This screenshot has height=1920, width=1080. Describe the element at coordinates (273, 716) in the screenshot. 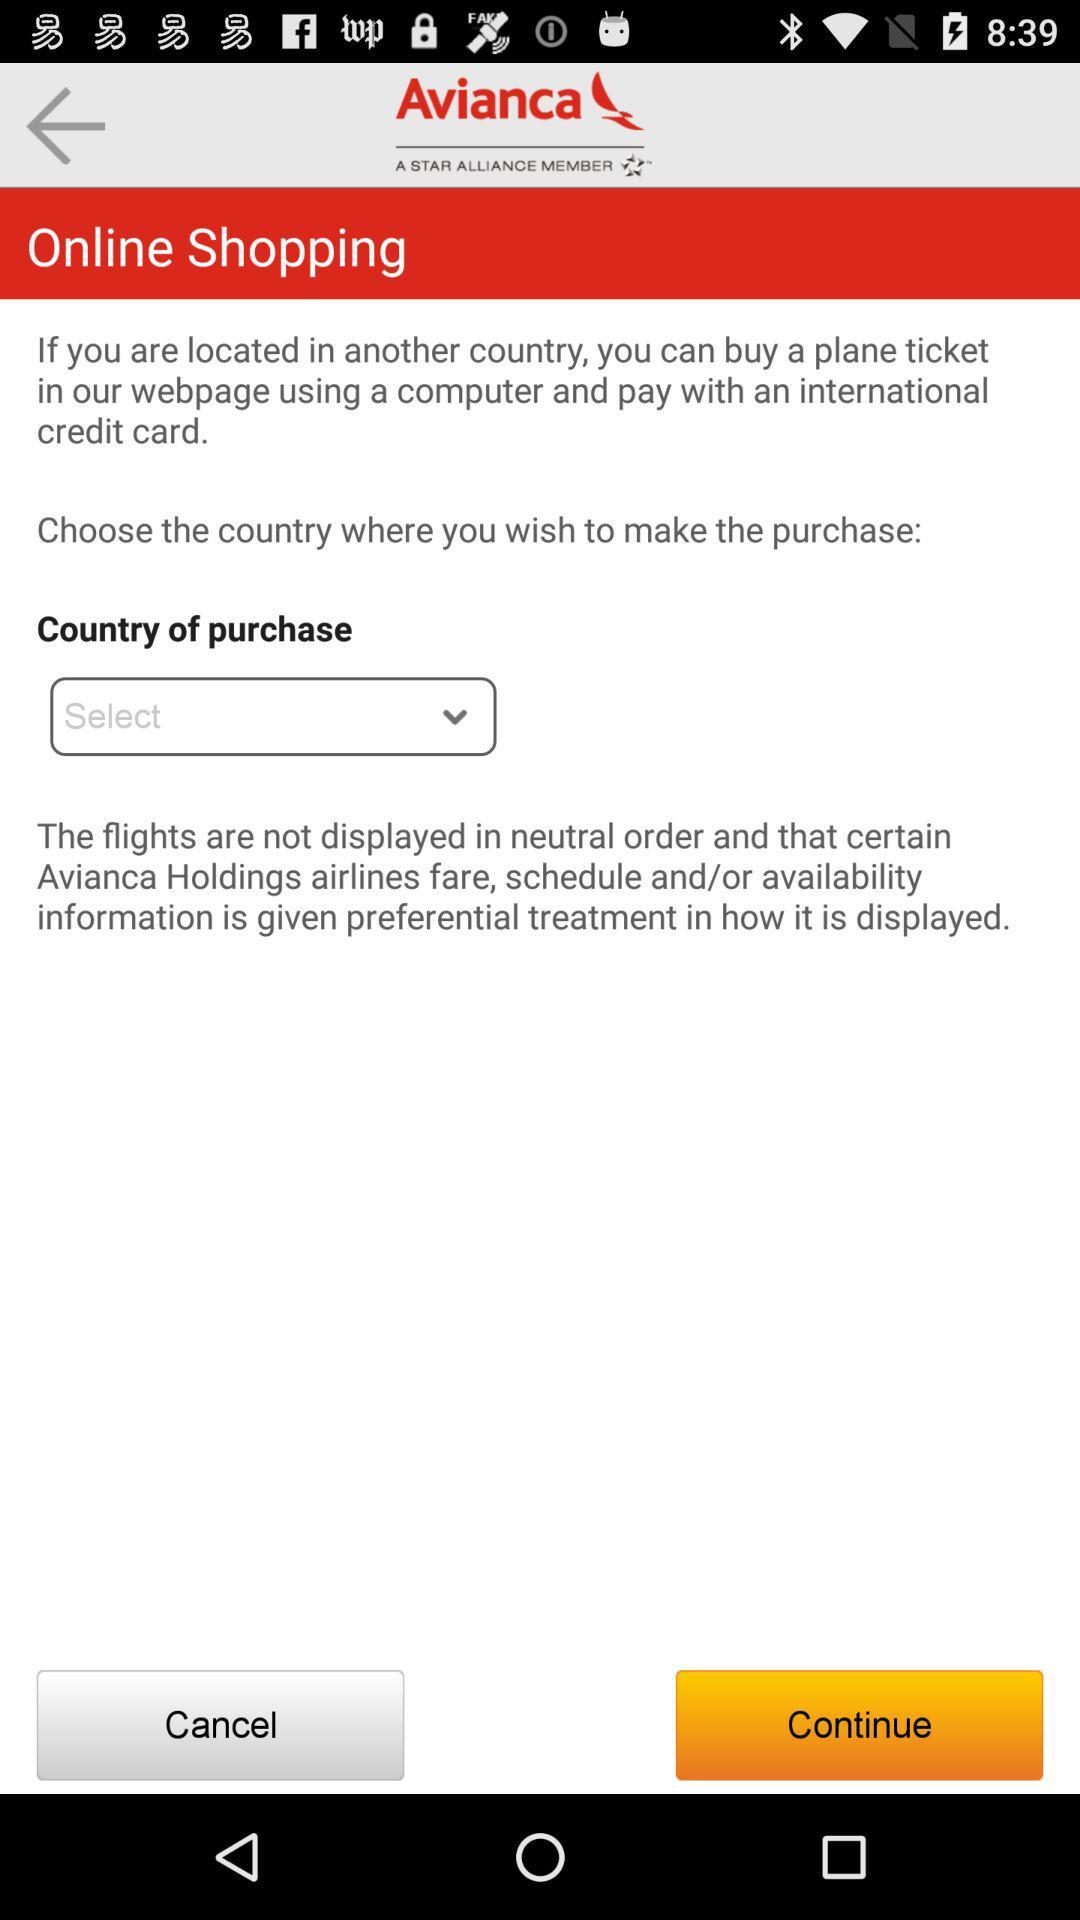

I see `select item` at that location.